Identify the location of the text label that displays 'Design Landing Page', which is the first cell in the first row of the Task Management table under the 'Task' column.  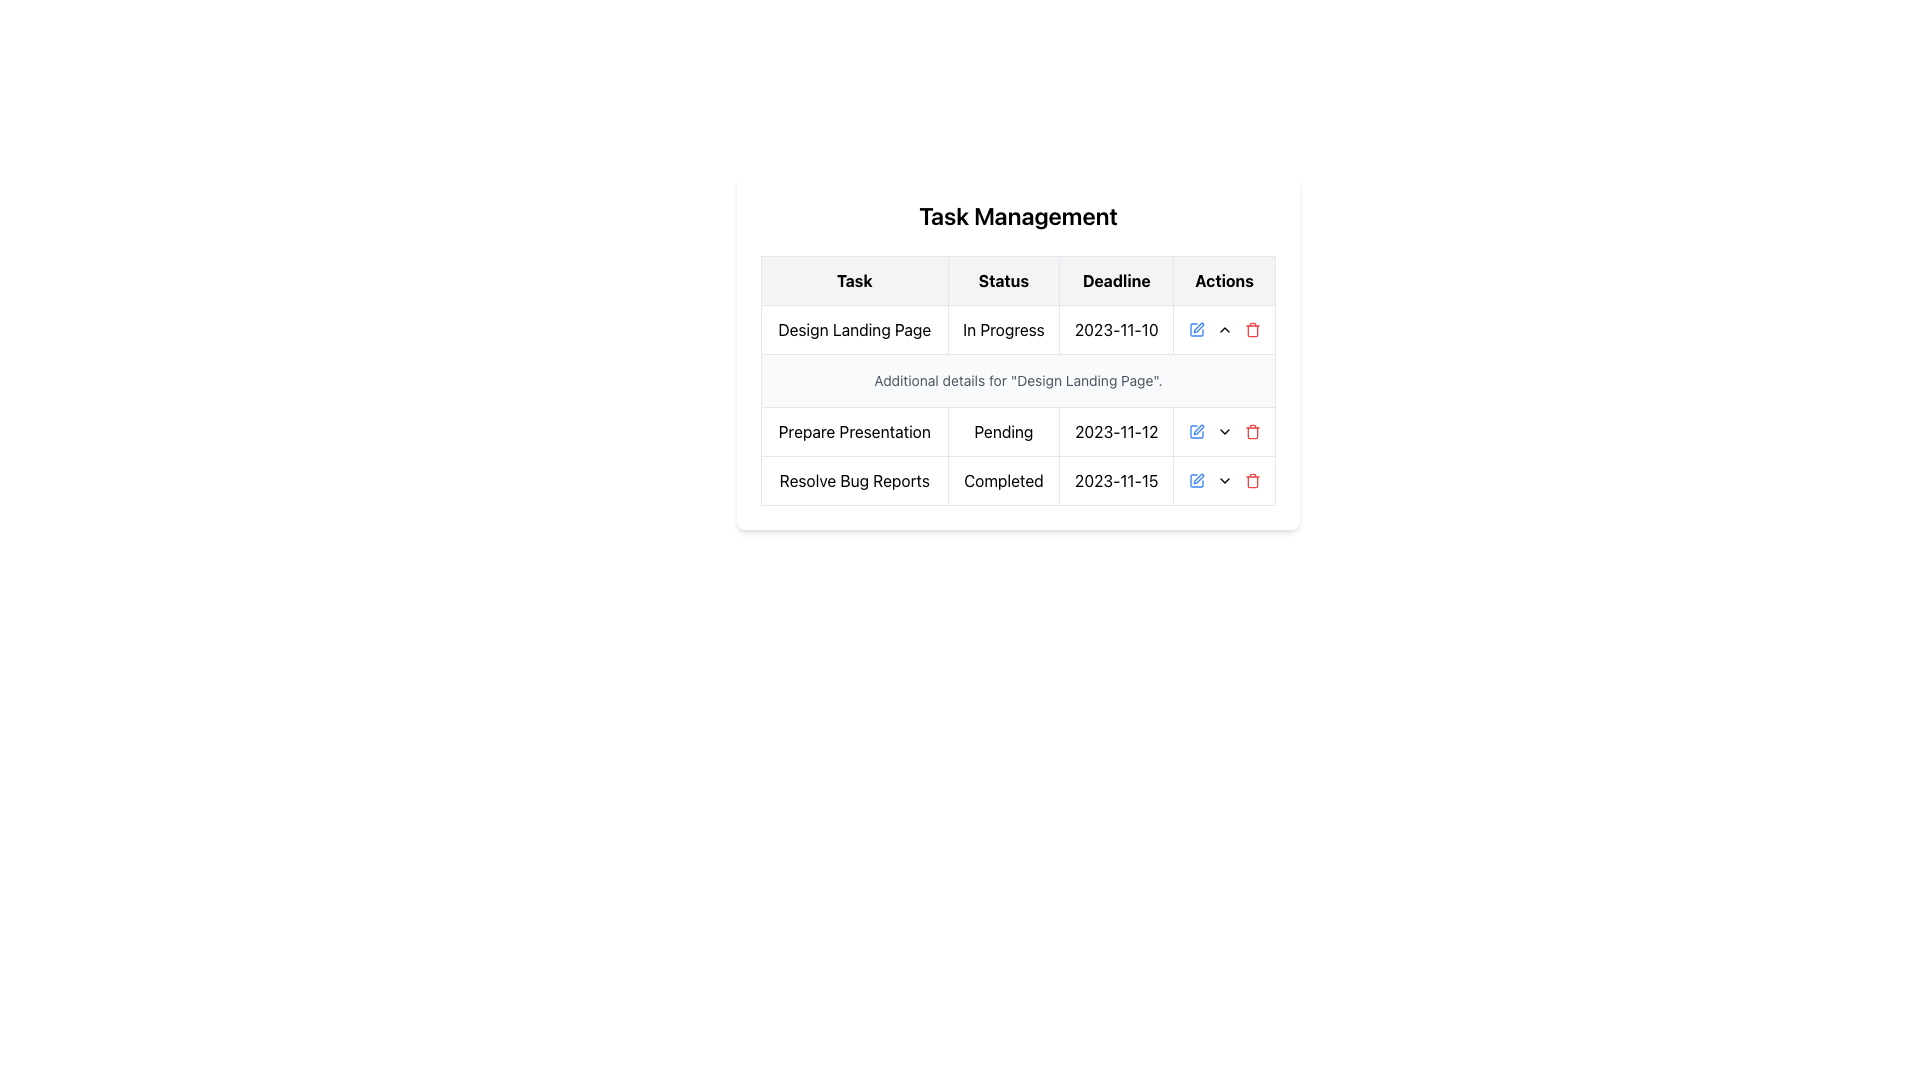
(854, 329).